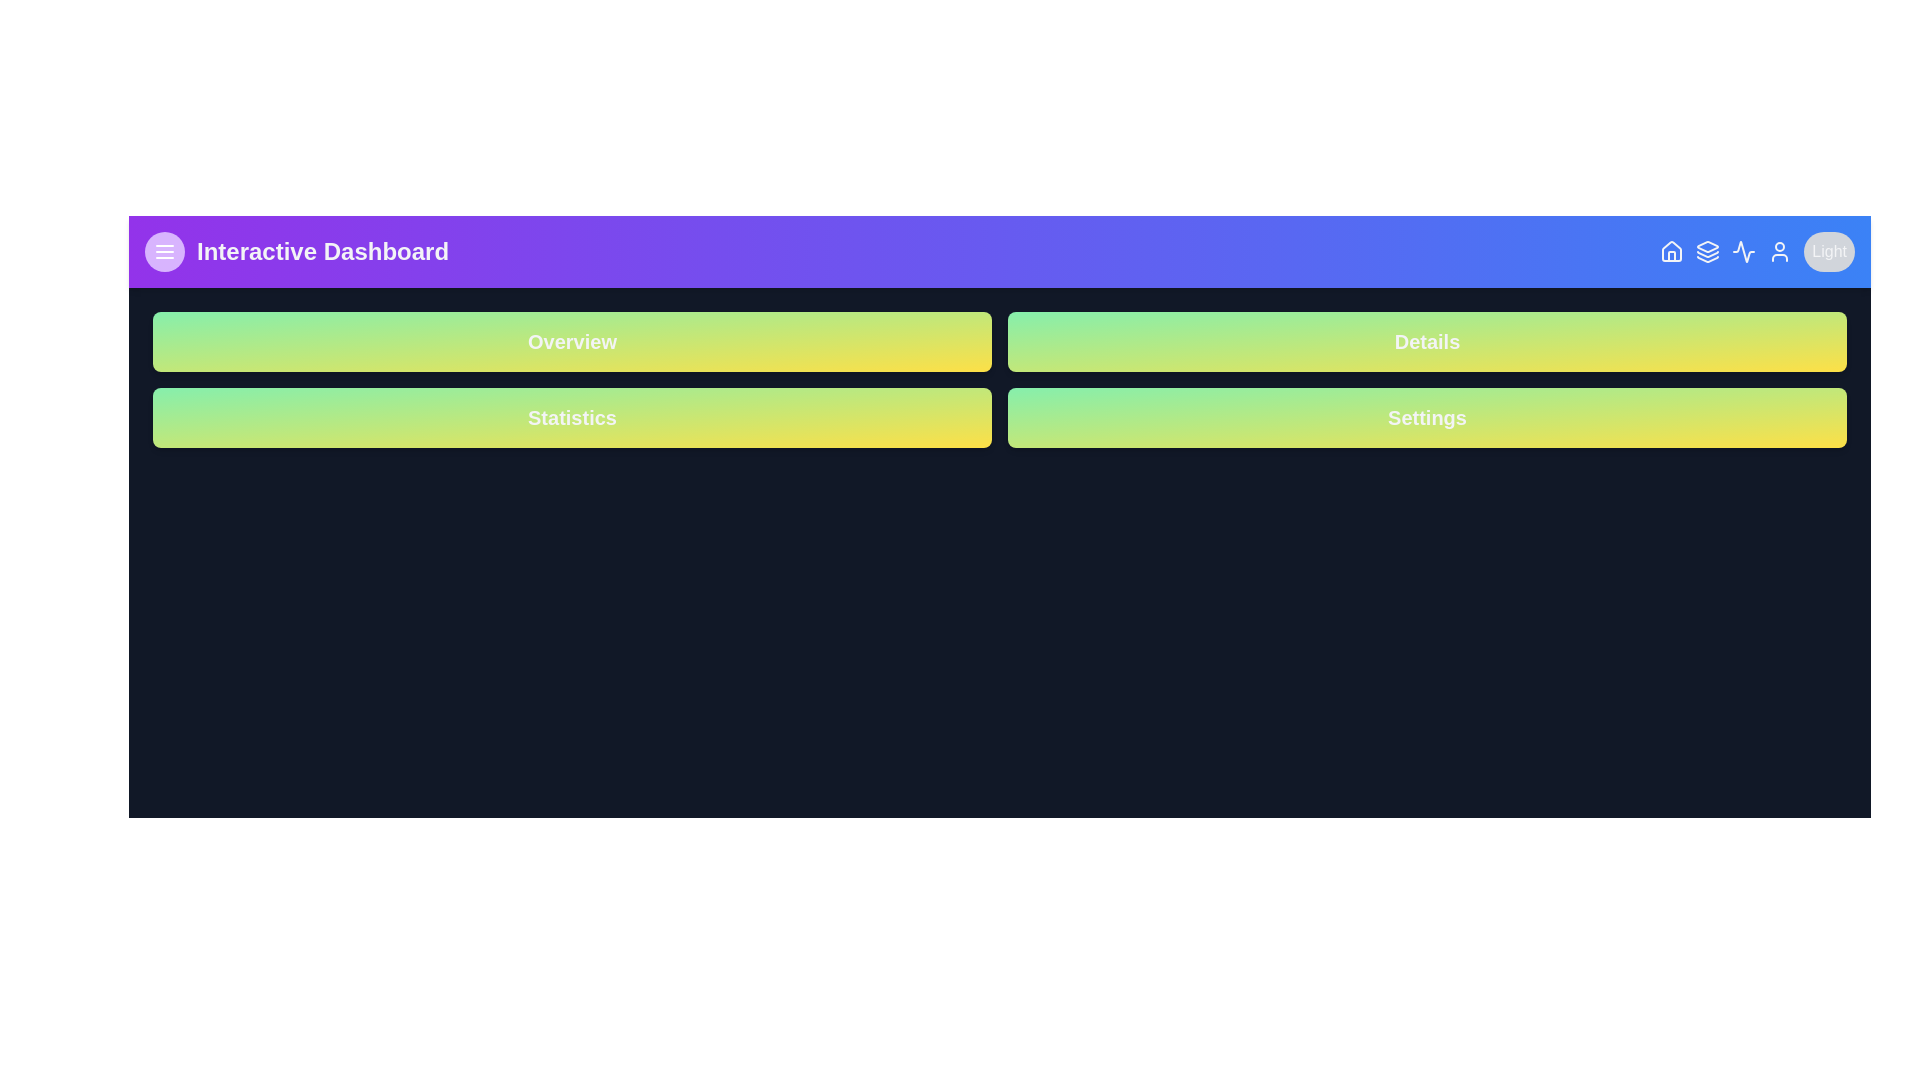 The height and width of the screenshot is (1080, 1920). Describe the element at coordinates (1426, 416) in the screenshot. I see `the button labeled 'Settings'` at that location.